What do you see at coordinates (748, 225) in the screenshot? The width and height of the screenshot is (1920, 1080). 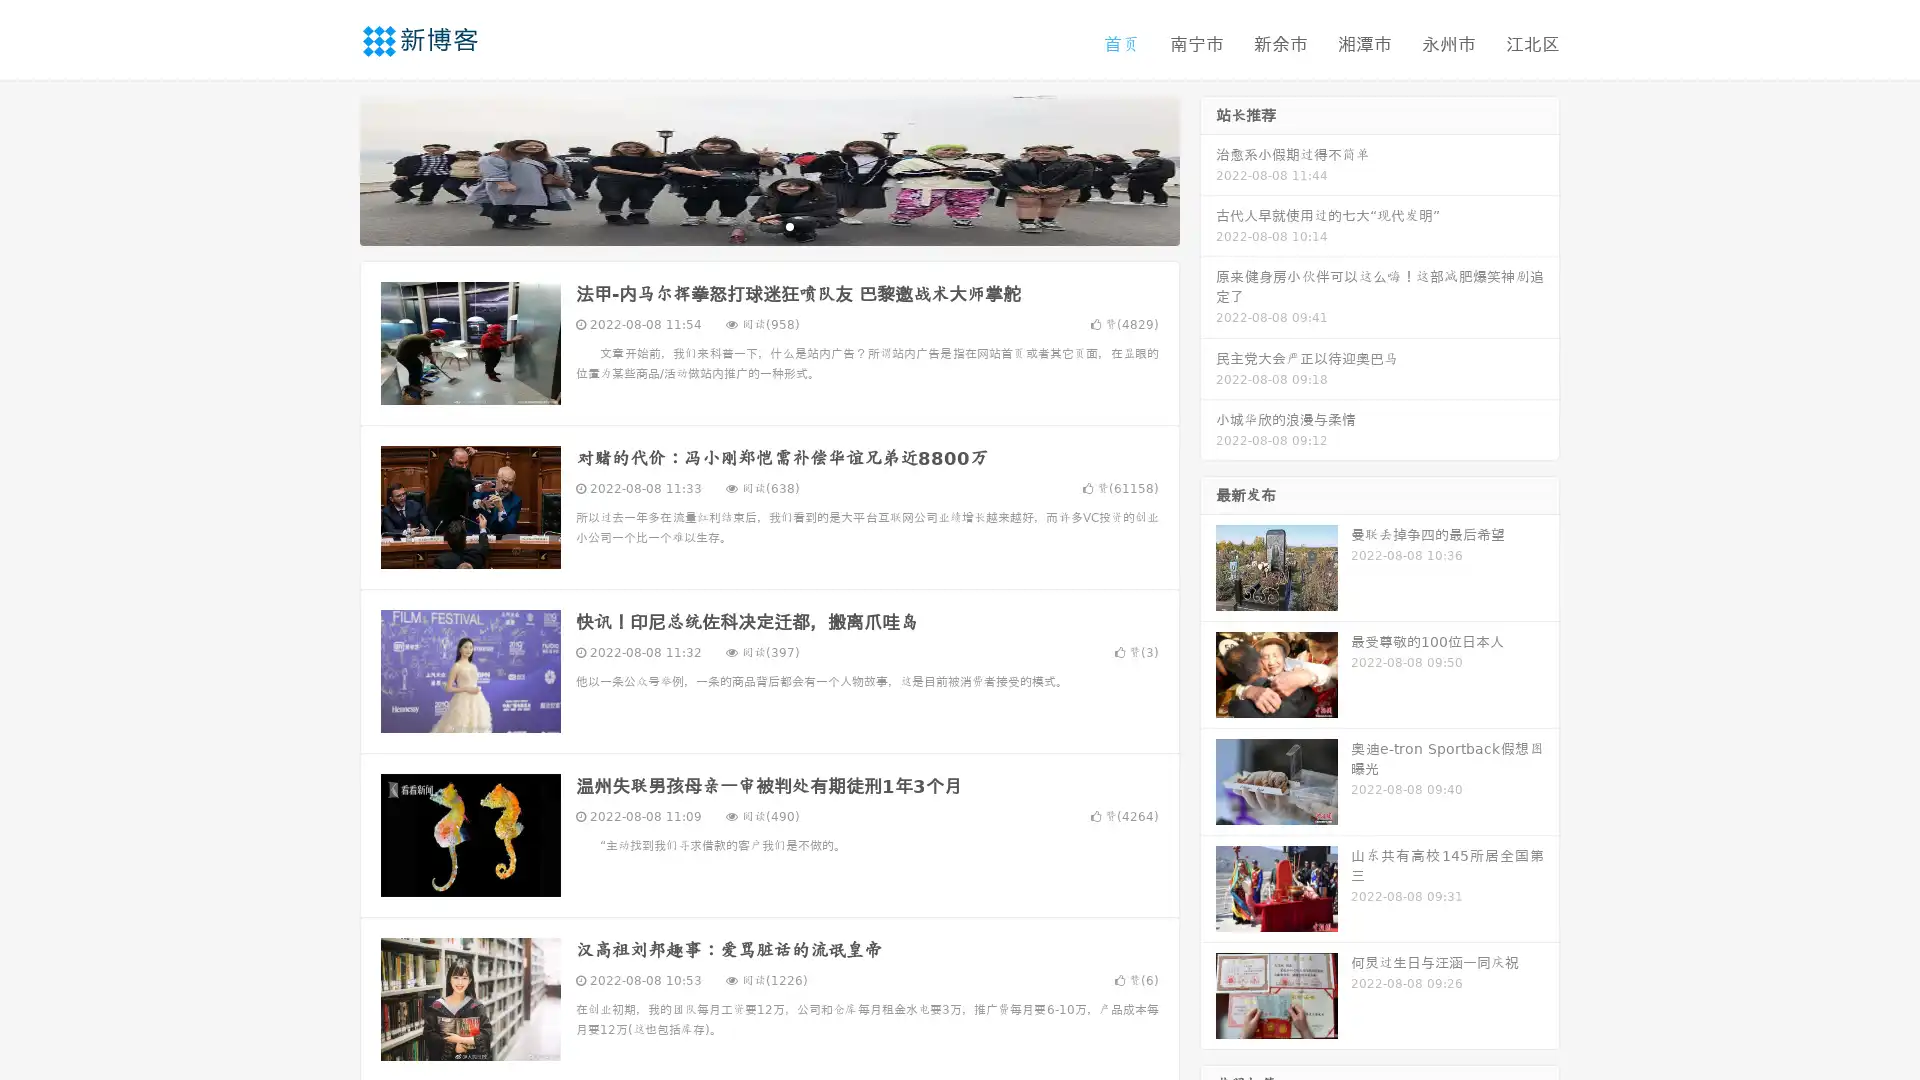 I see `Go to slide 1` at bounding box center [748, 225].